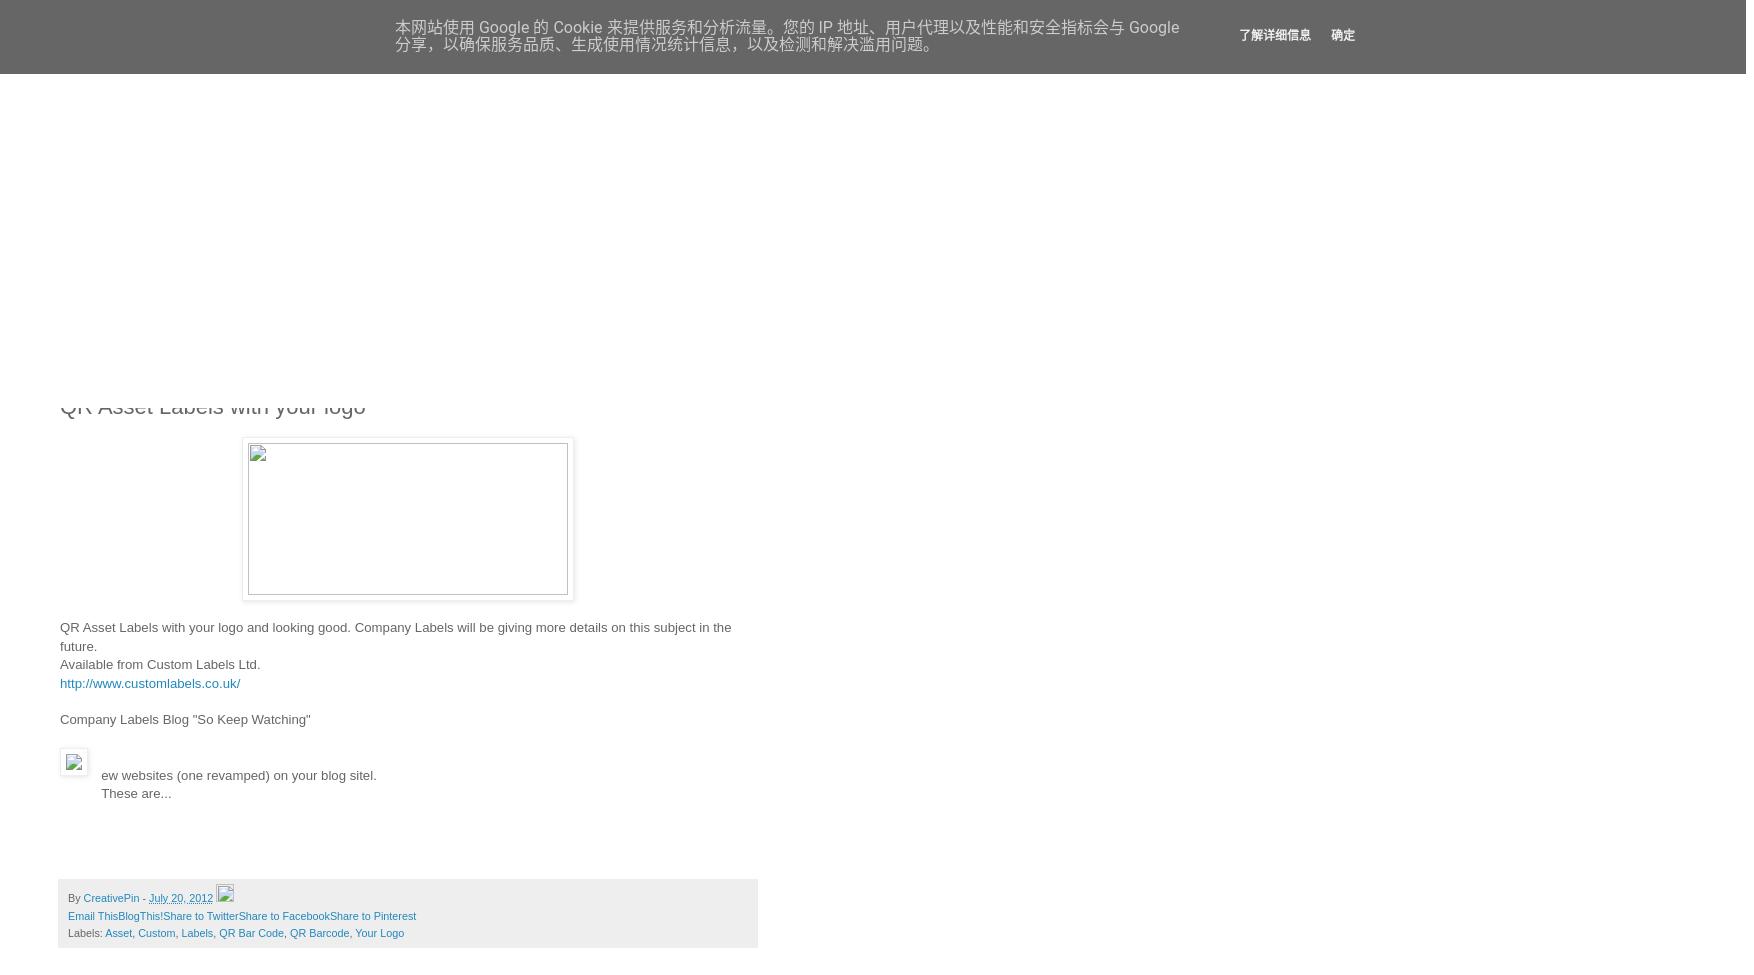  Describe the element at coordinates (185, 718) in the screenshot. I see `'Company Labels Blog "So Keep Watching"'` at that location.